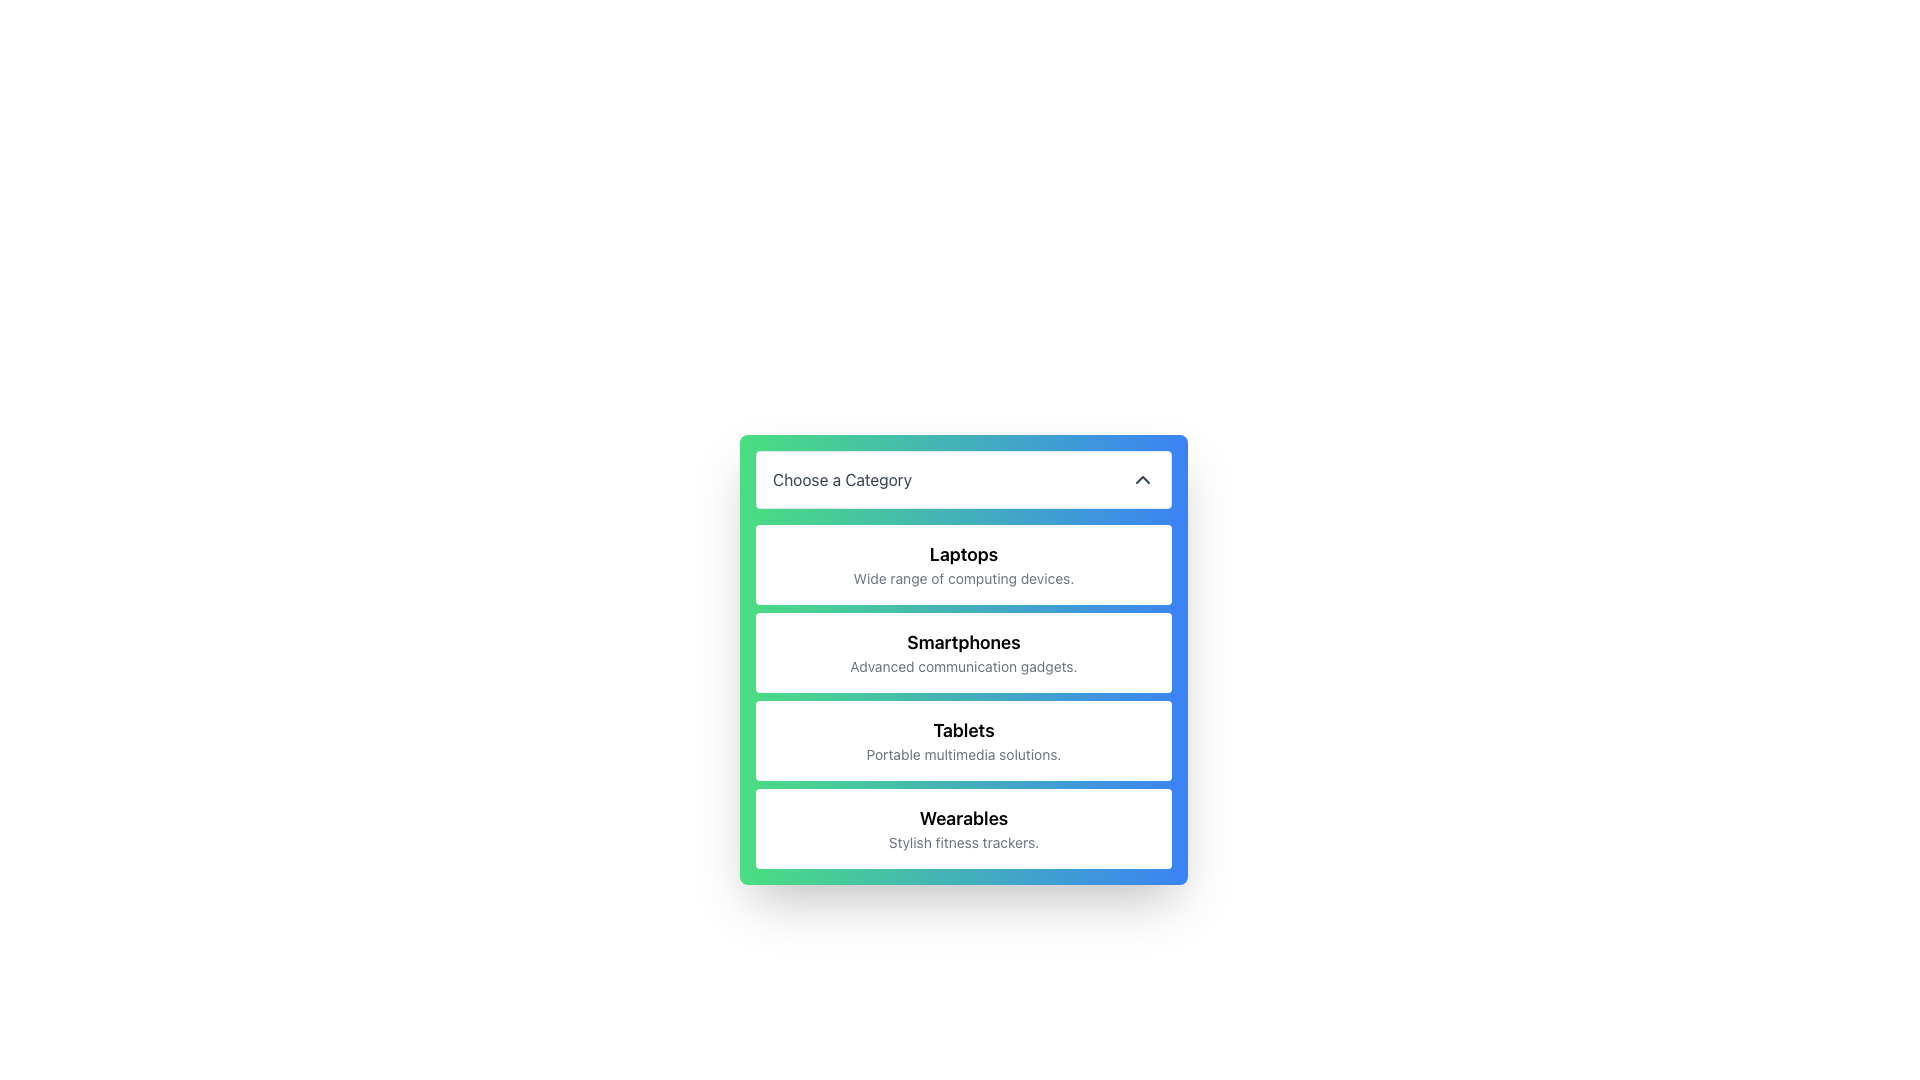 The height and width of the screenshot is (1080, 1920). What do you see at coordinates (842, 479) in the screenshot?
I see `the static text label displaying 'Choose a Category', which is part of a dropdown interface, located at the left-hand side of the top section` at bounding box center [842, 479].